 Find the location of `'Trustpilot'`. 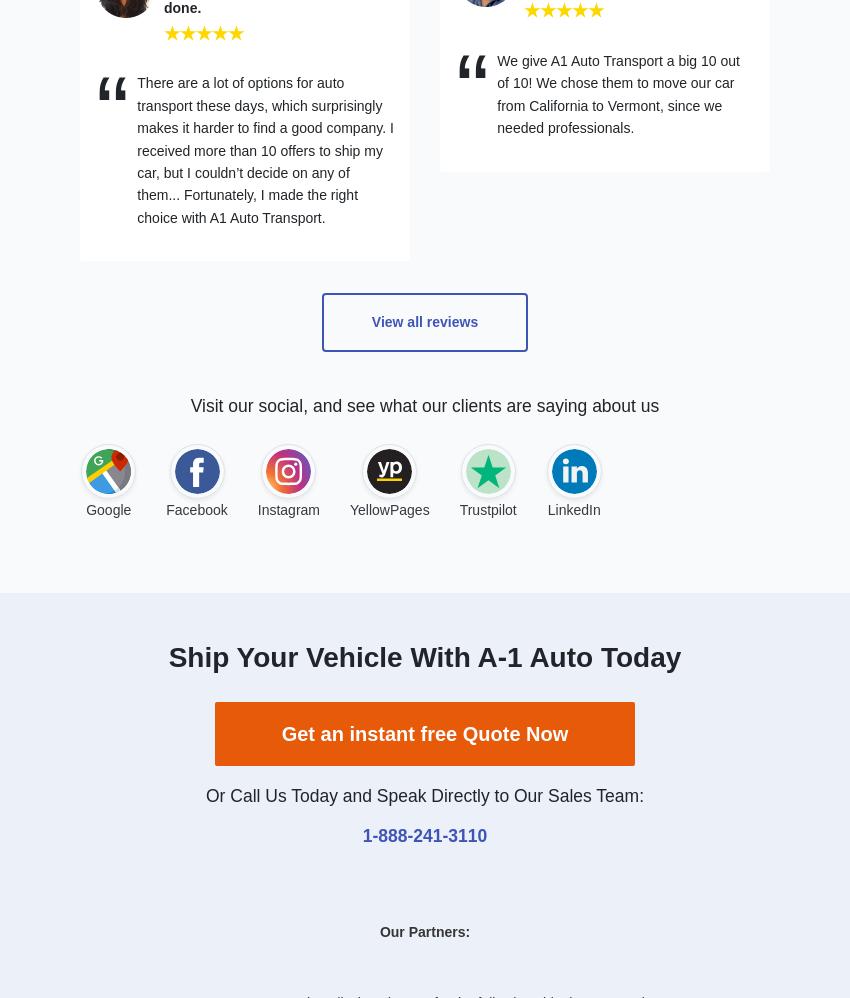

'Trustpilot' is located at coordinates (487, 508).